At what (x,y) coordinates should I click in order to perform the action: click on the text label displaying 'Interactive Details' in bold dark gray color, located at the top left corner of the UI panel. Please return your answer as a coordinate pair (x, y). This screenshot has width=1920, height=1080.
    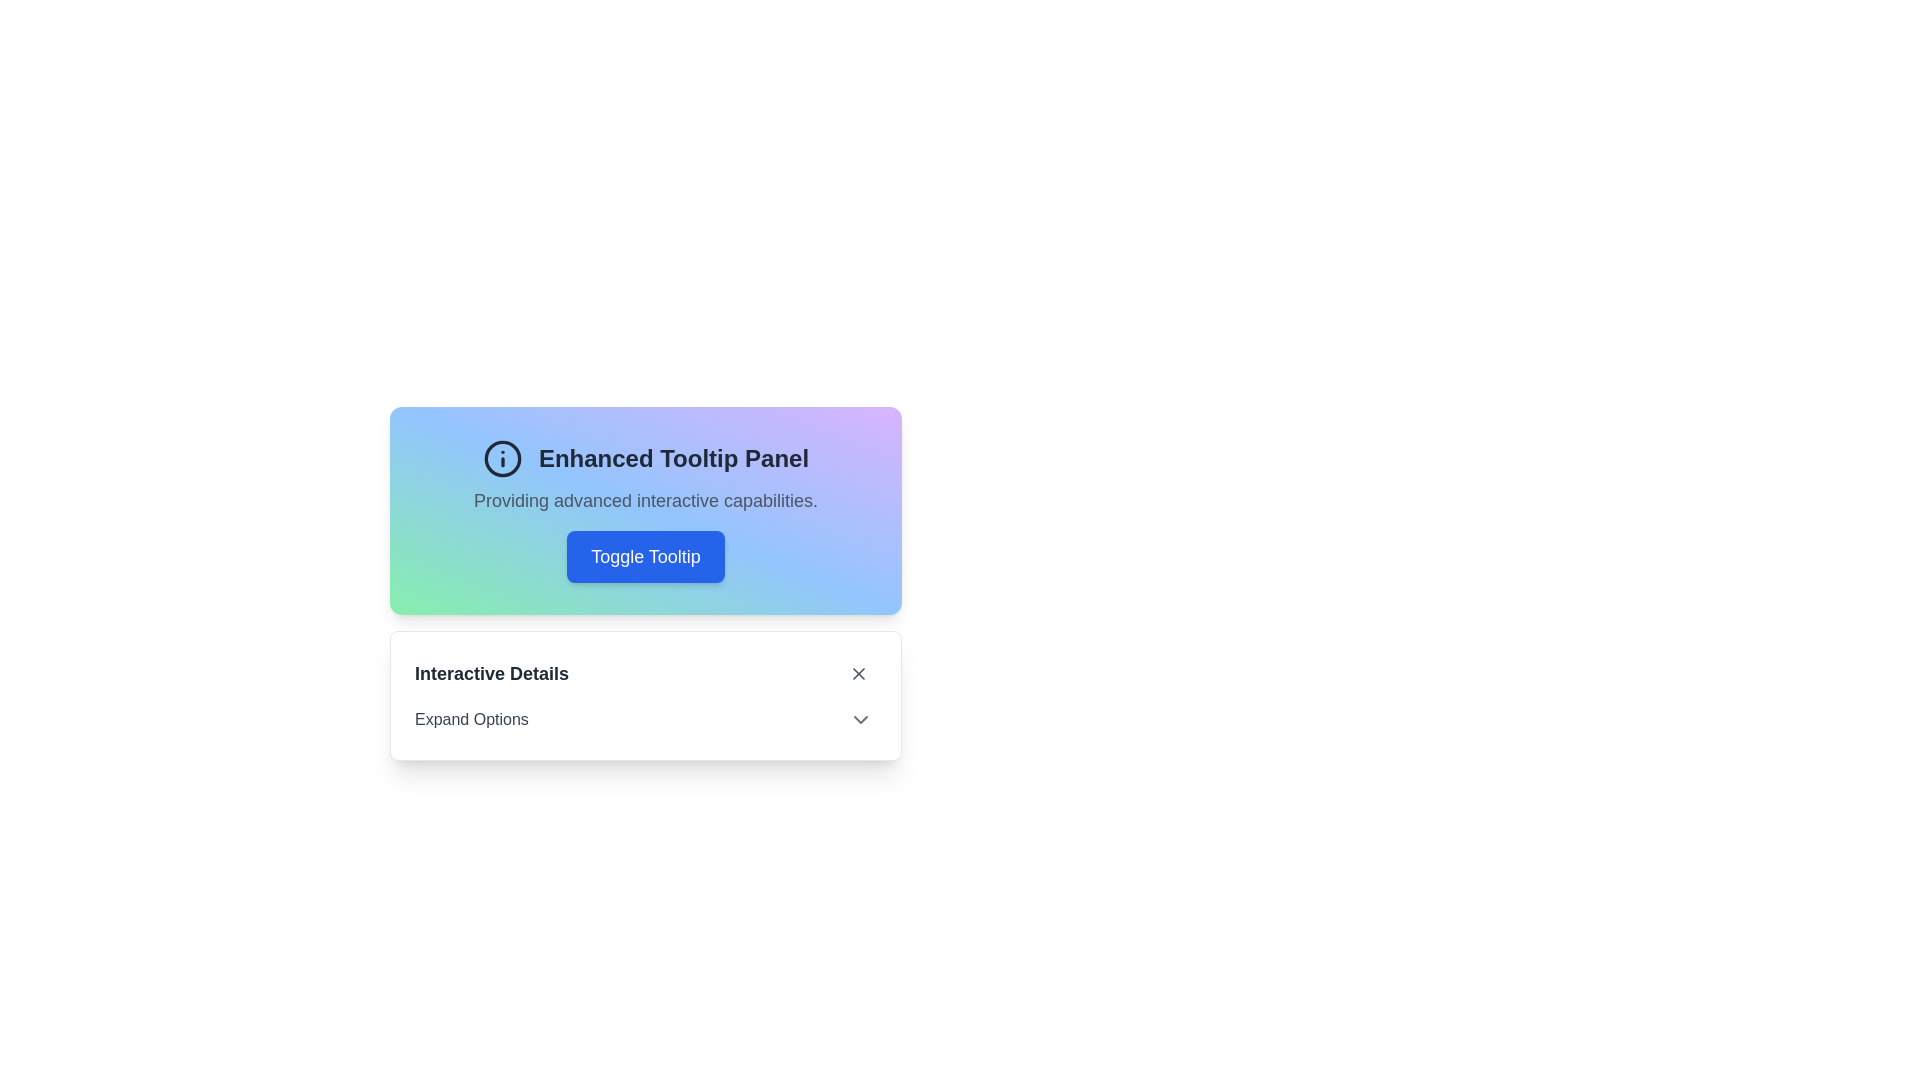
    Looking at the image, I should click on (492, 674).